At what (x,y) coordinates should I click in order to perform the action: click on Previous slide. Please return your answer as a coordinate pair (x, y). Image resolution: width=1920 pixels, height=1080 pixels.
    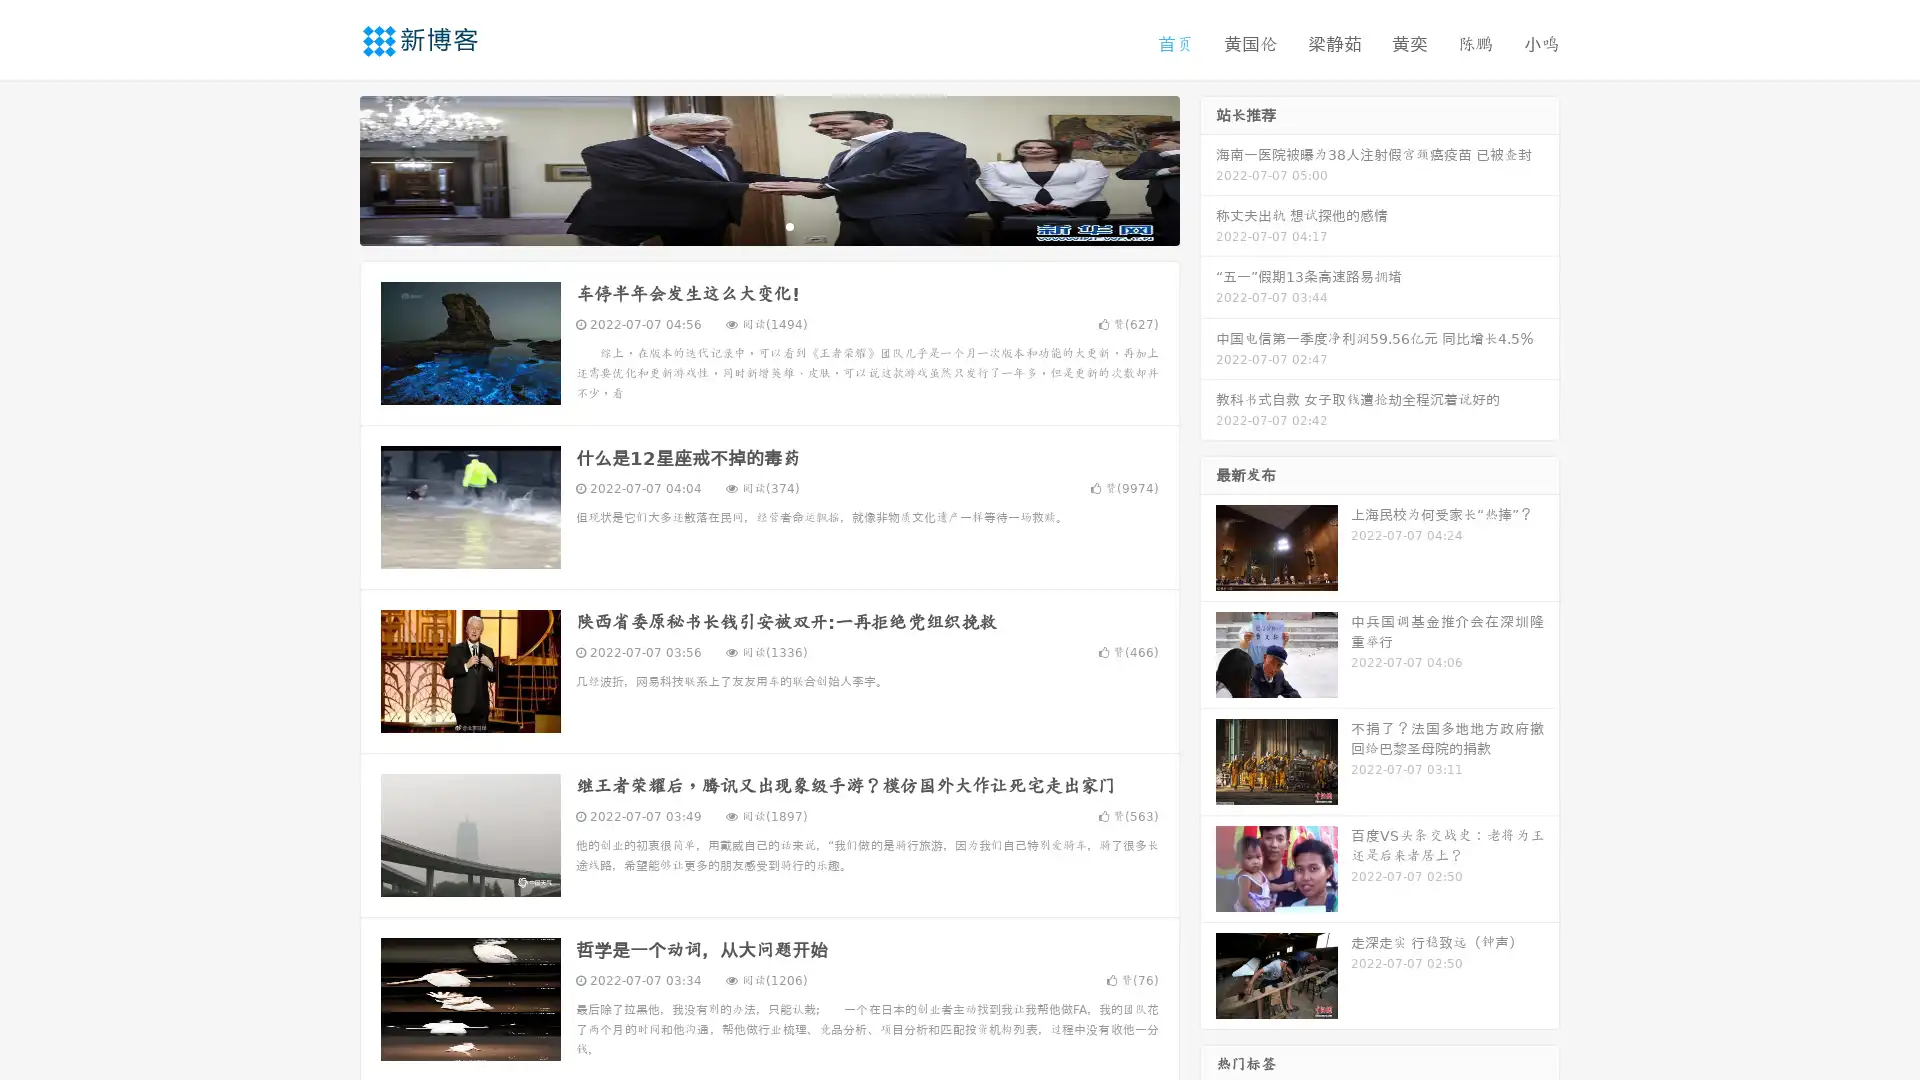
    Looking at the image, I should click on (330, 168).